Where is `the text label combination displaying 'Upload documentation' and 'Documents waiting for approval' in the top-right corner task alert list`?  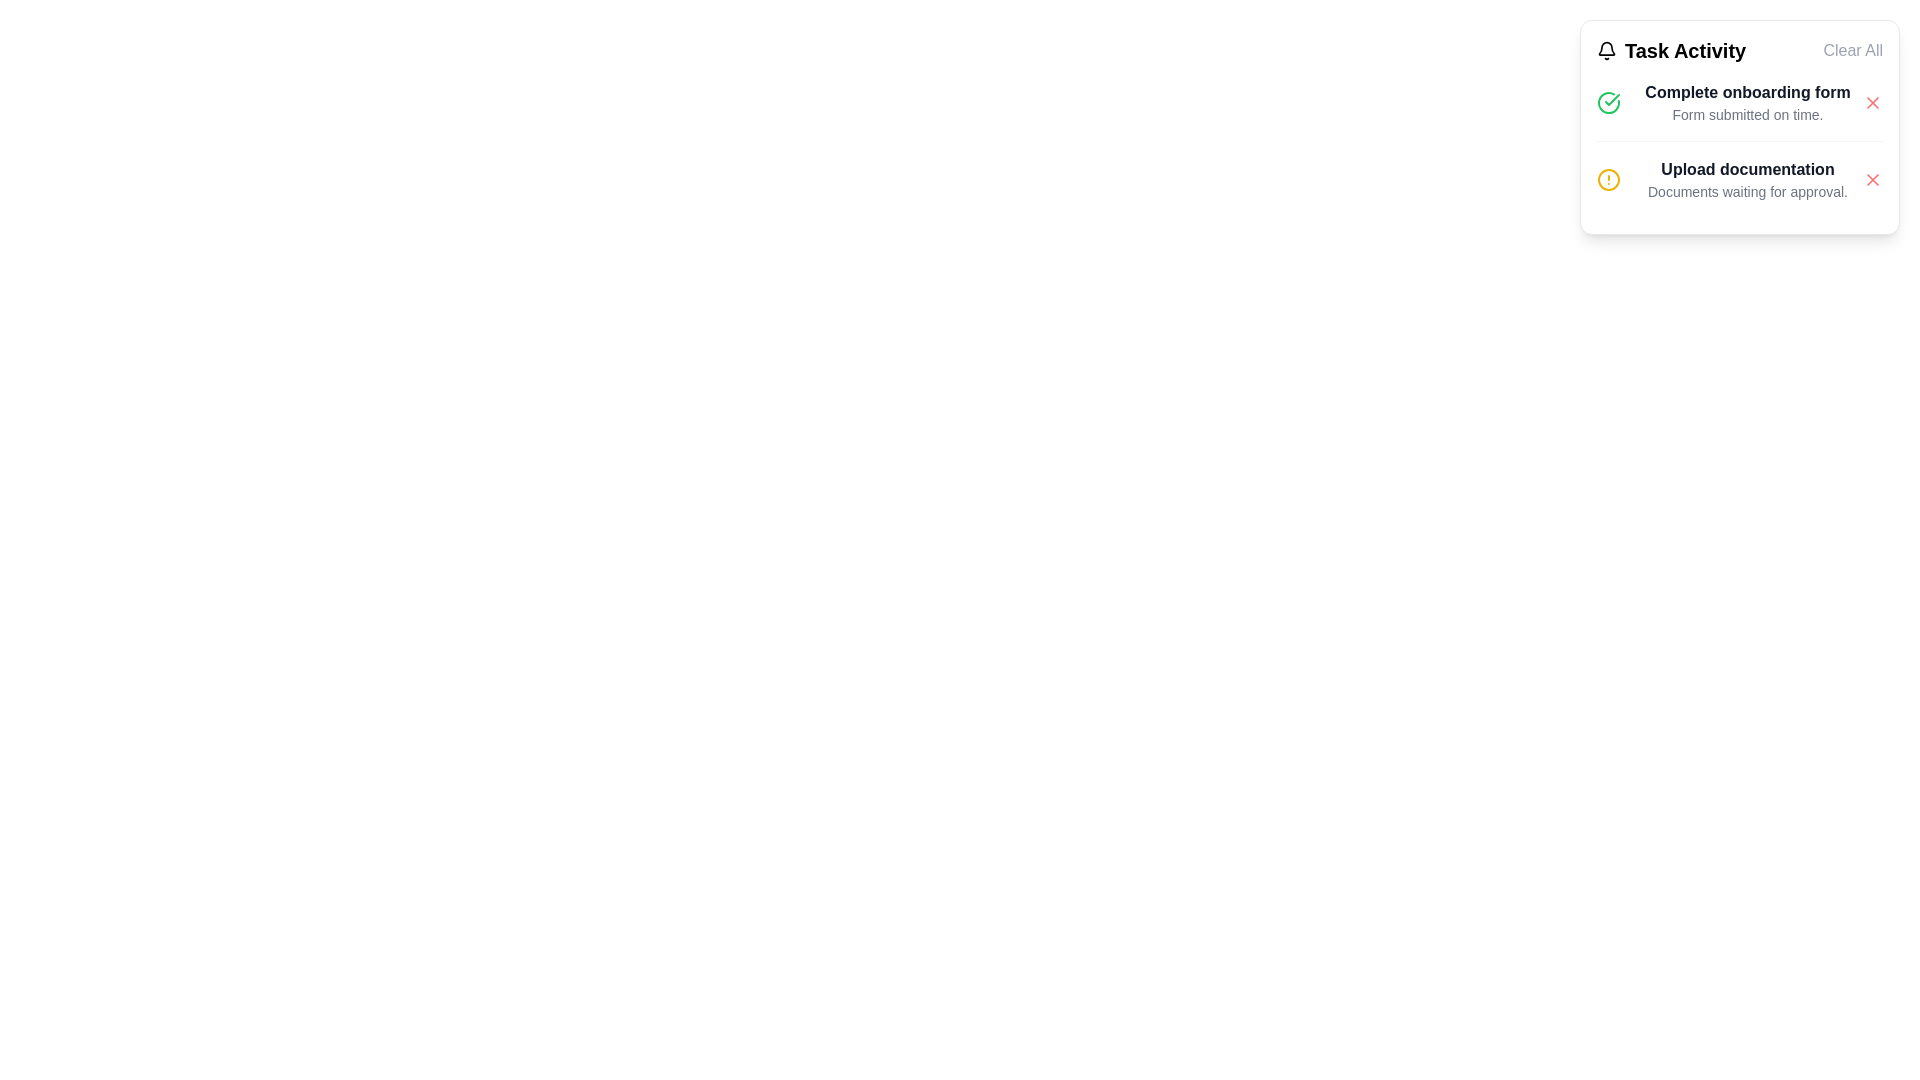 the text label combination displaying 'Upload documentation' and 'Documents waiting for approval' in the top-right corner task alert list is located at coordinates (1746, 180).